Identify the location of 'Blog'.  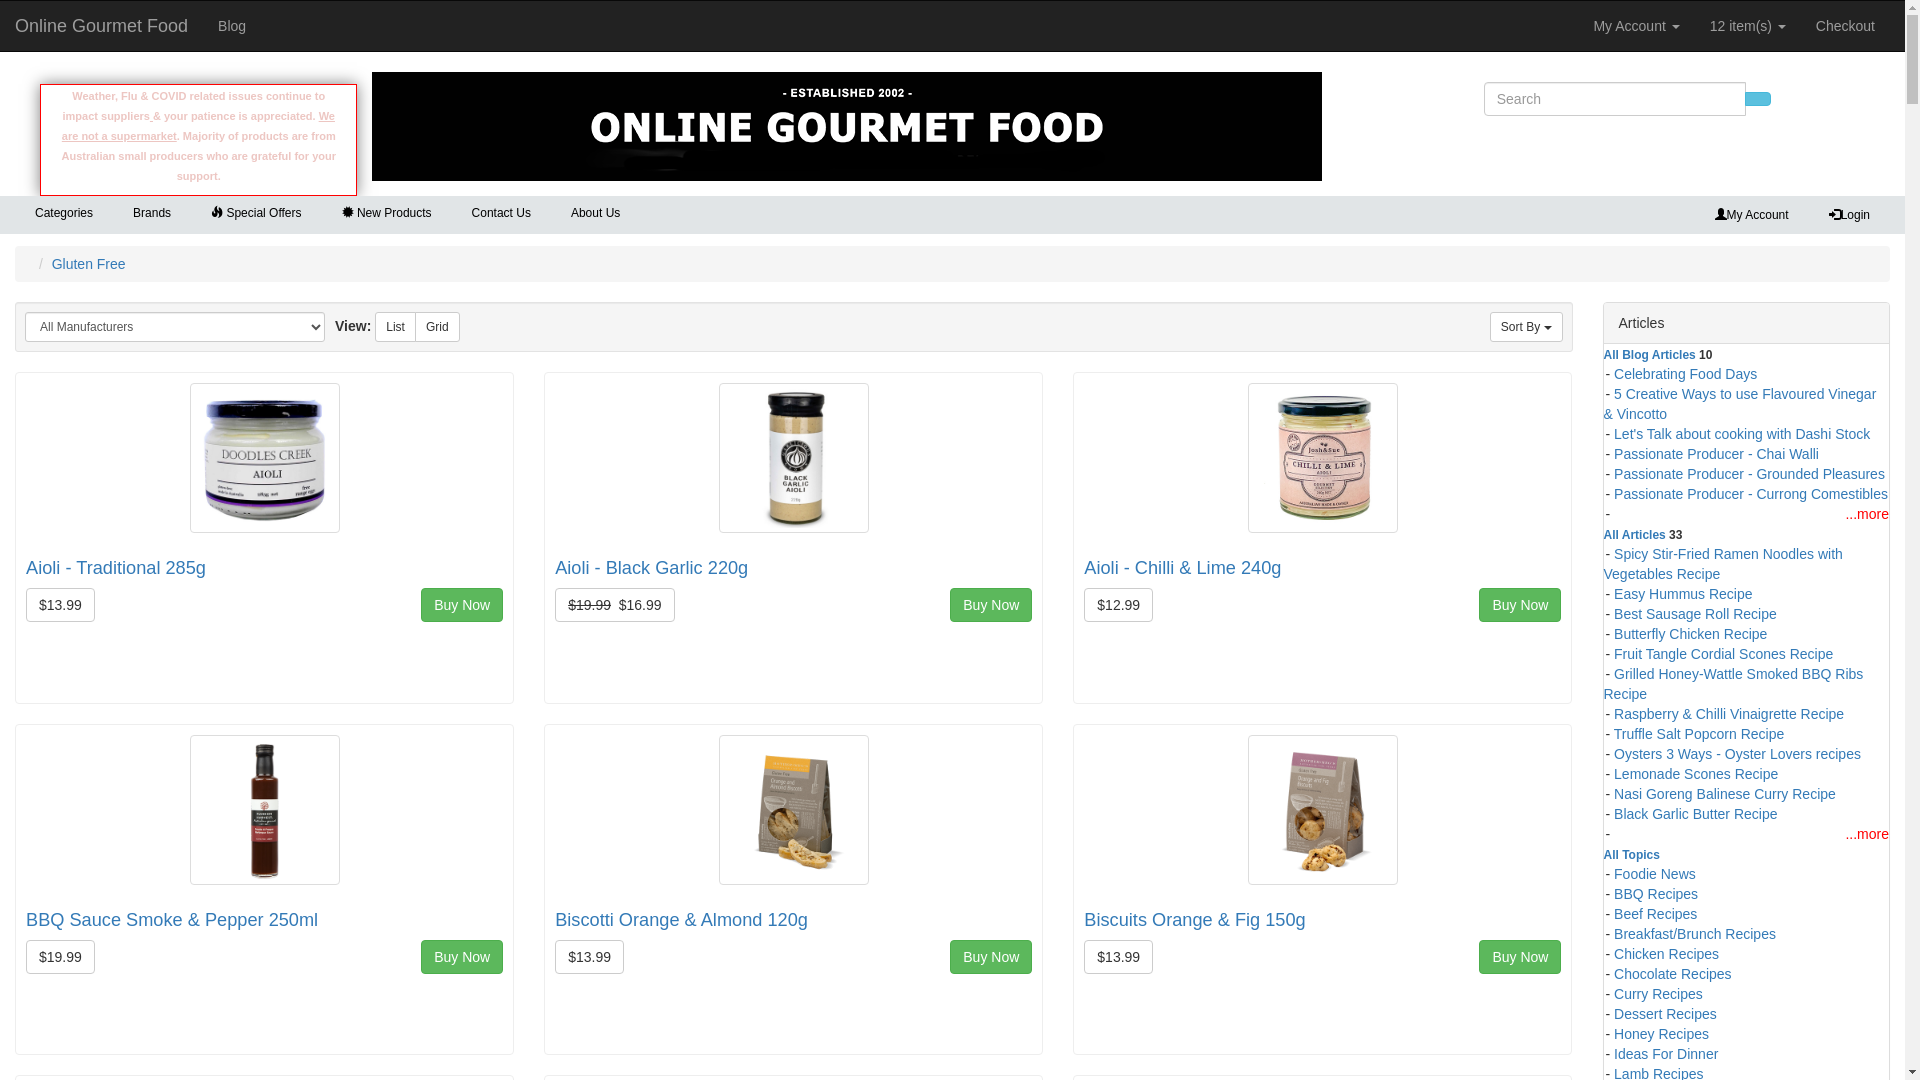
(202, 26).